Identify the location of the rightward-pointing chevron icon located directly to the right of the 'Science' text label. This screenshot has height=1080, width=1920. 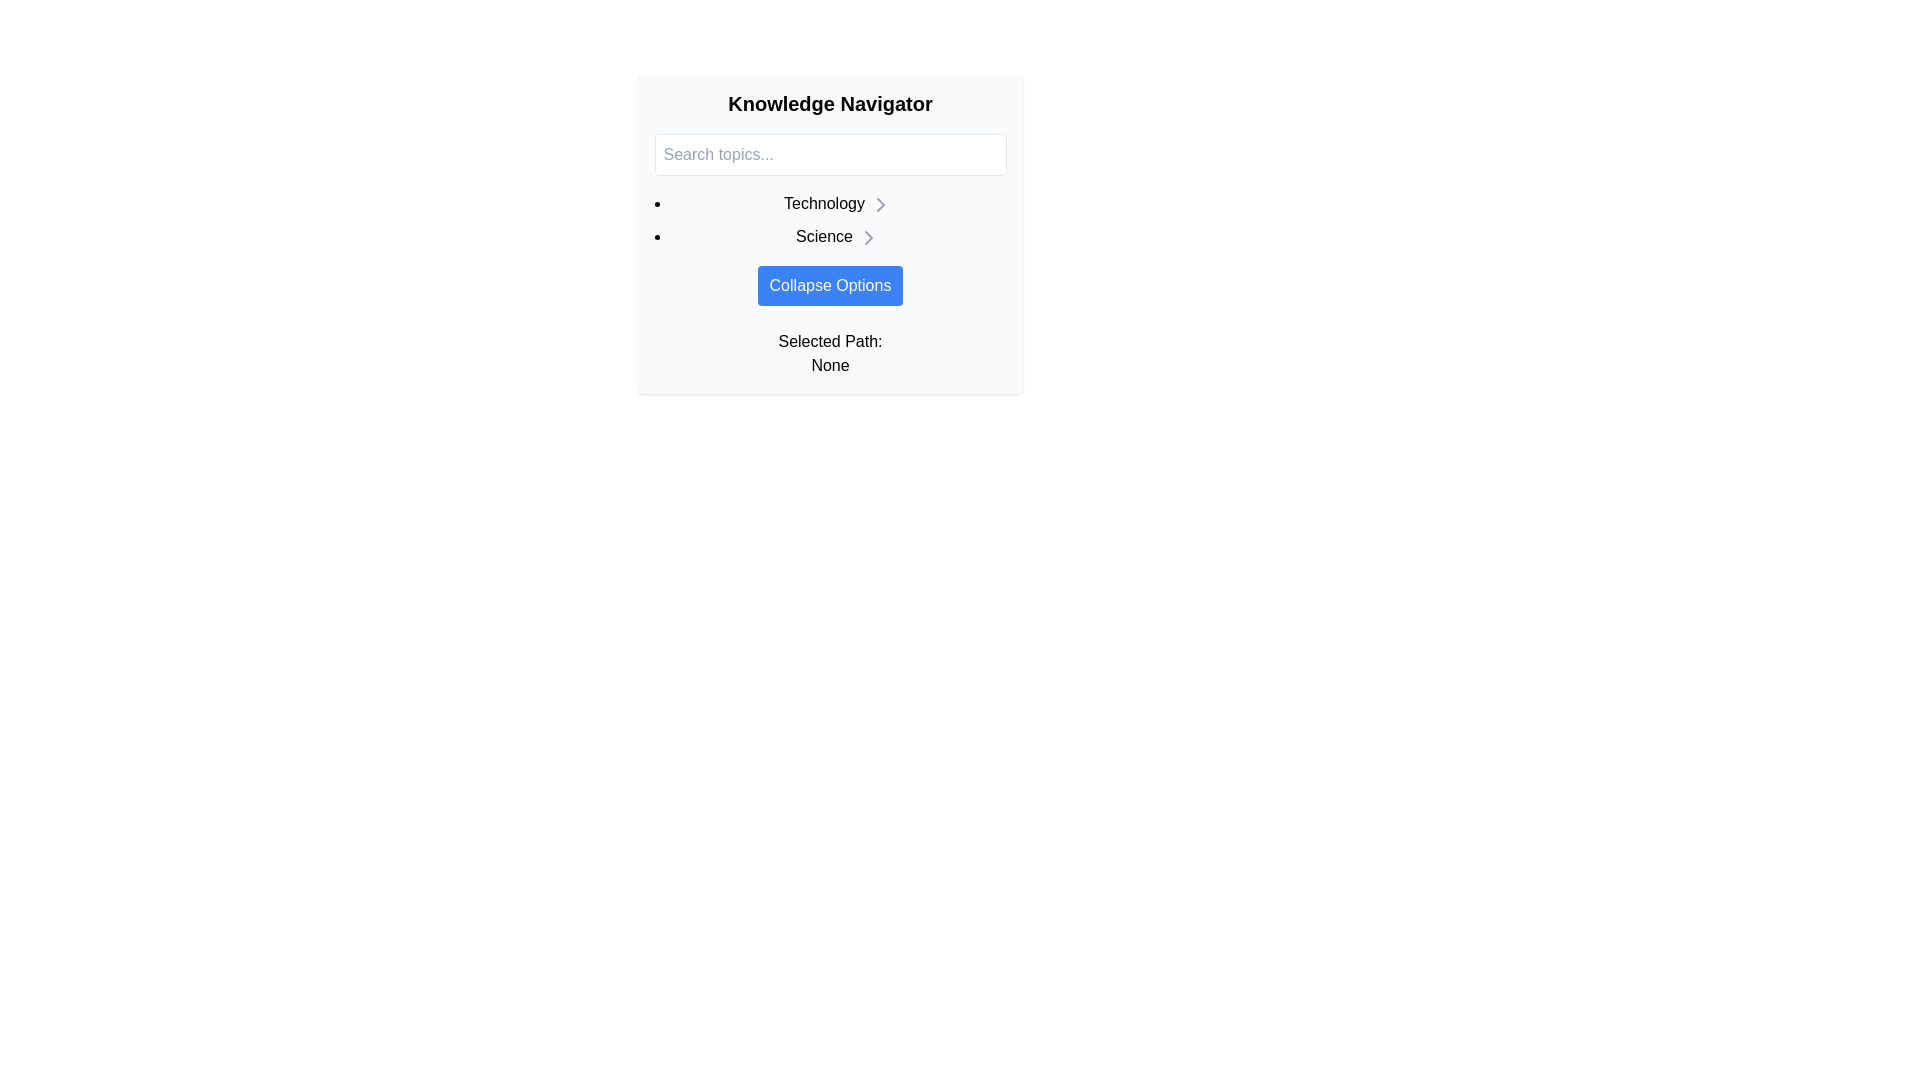
(868, 236).